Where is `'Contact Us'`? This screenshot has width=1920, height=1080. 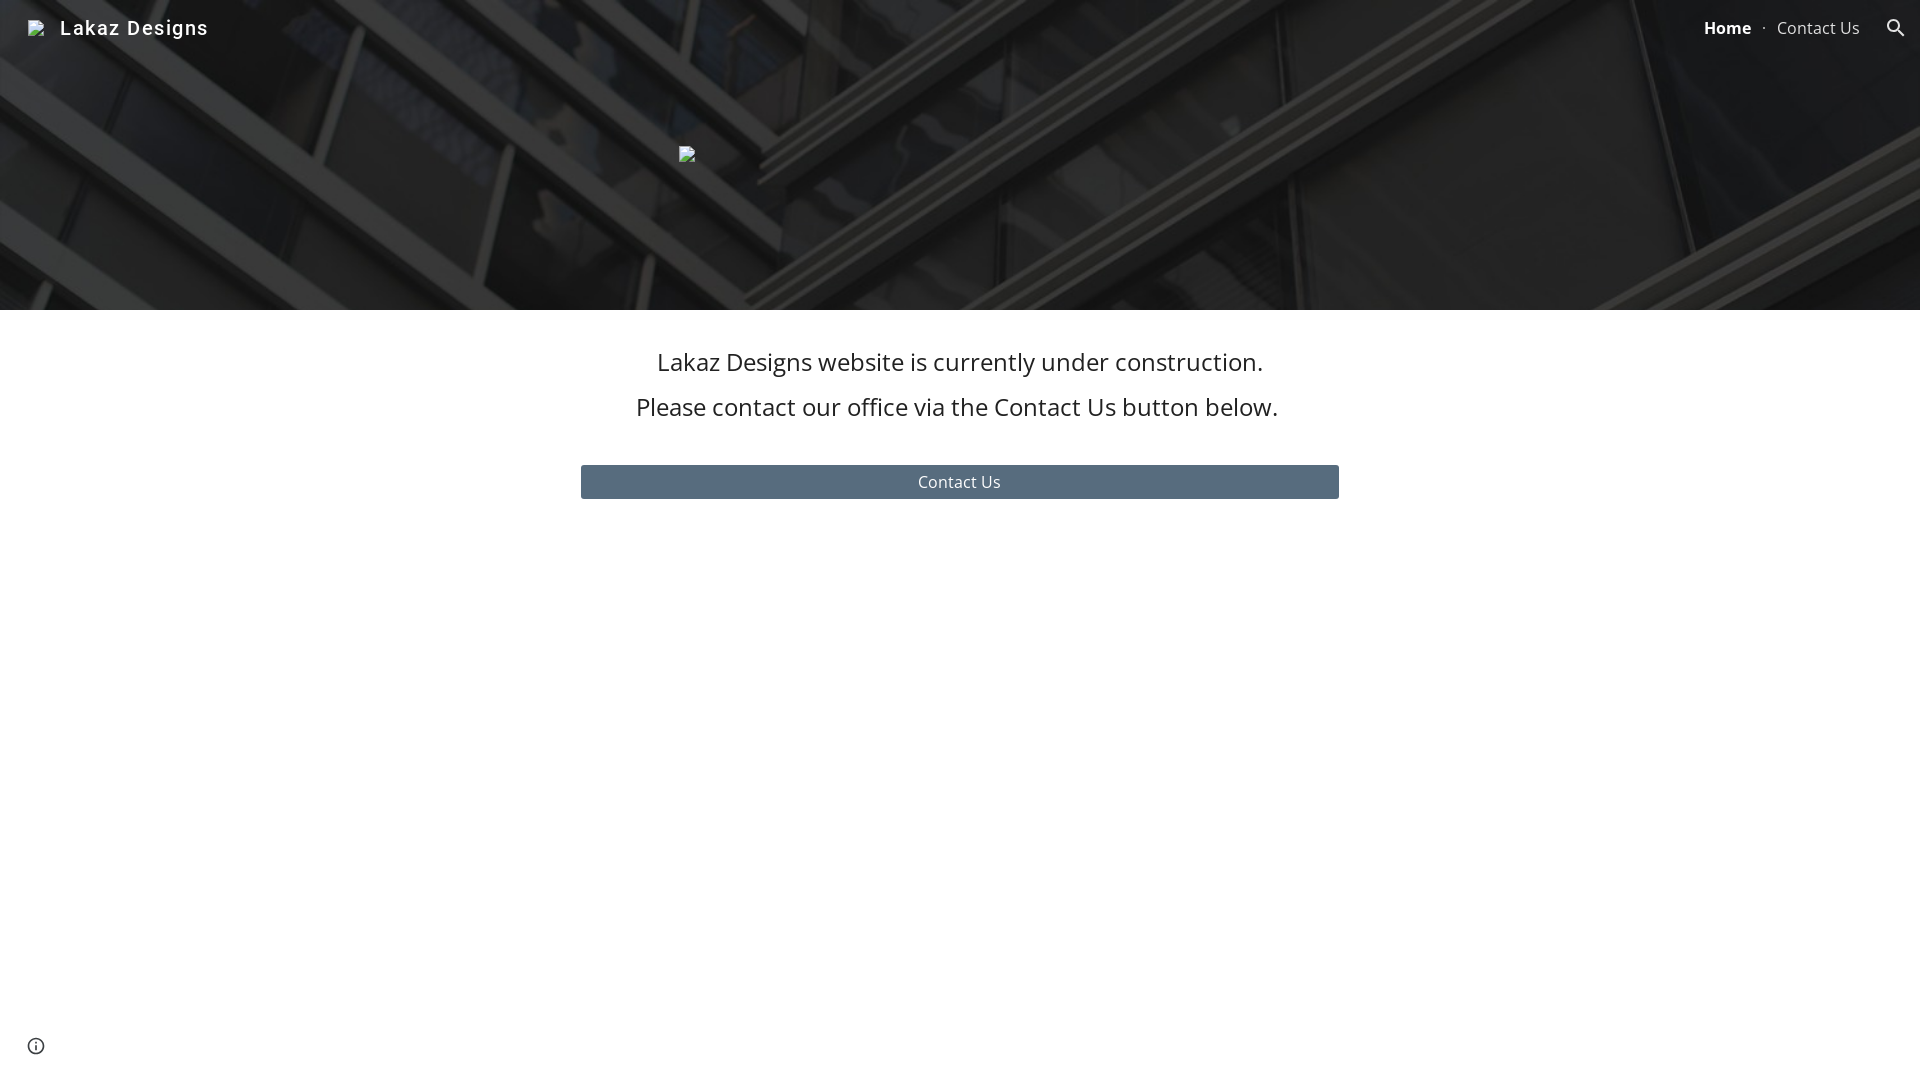 'Contact Us' is located at coordinates (1818, 27).